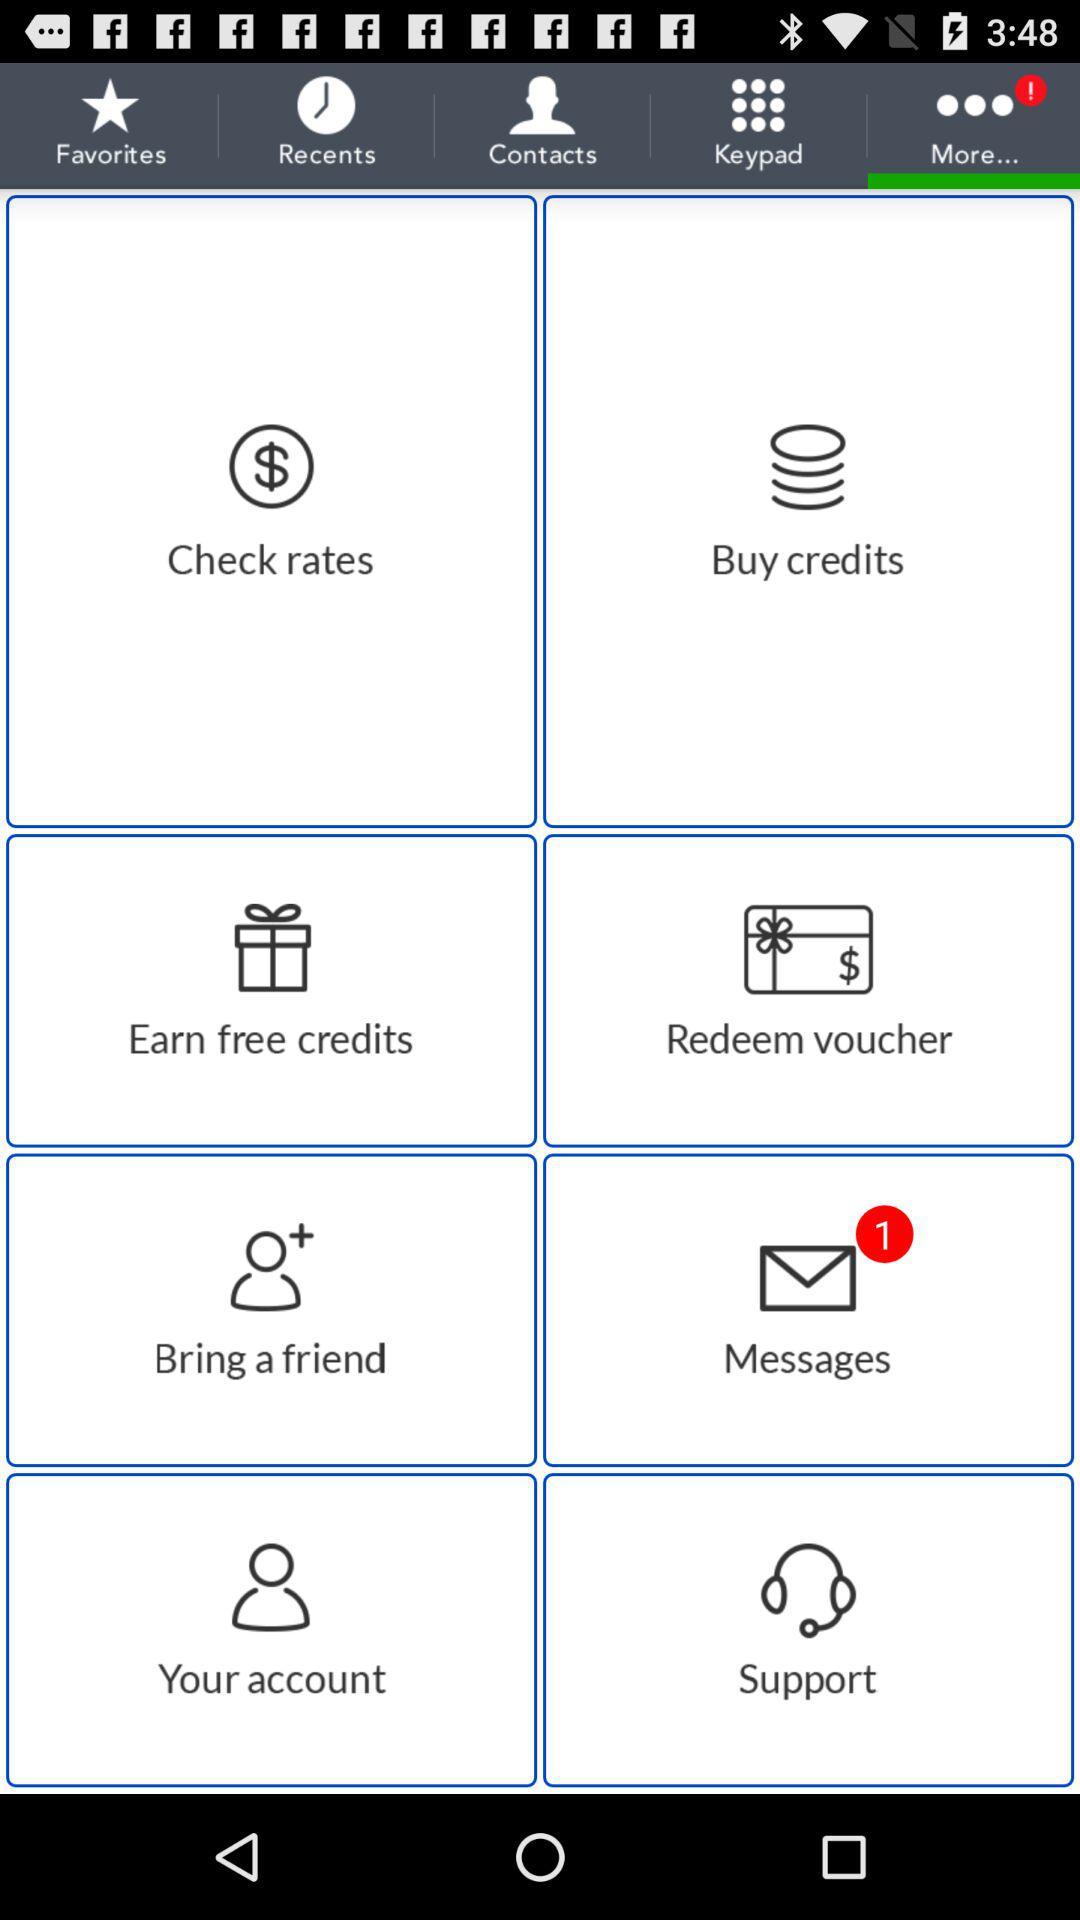 The image size is (1080, 1920). Describe the element at coordinates (271, 990) in the screenshot. I see `earn free credits app` at that location.